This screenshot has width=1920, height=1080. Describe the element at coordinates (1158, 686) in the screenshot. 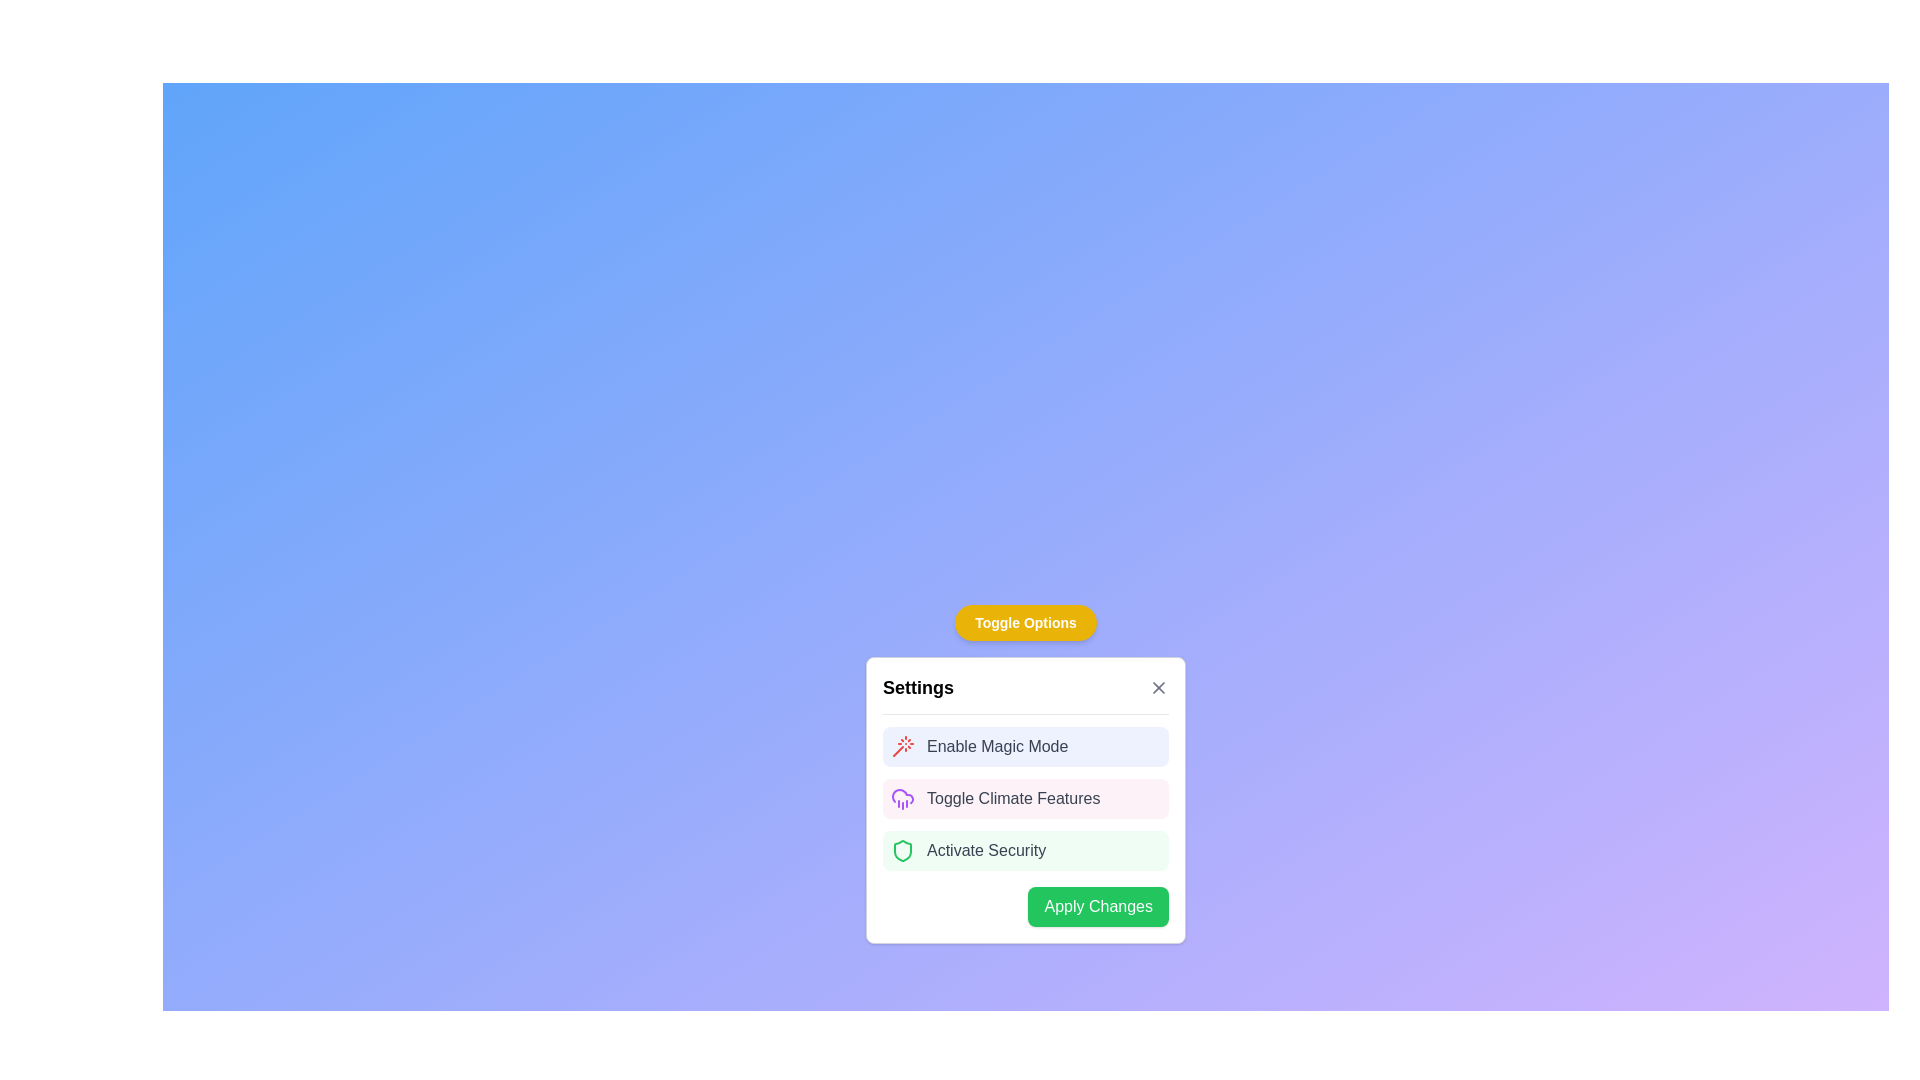

I see `the close button located in the top-right corner of the 'Settings' panel` at that location.